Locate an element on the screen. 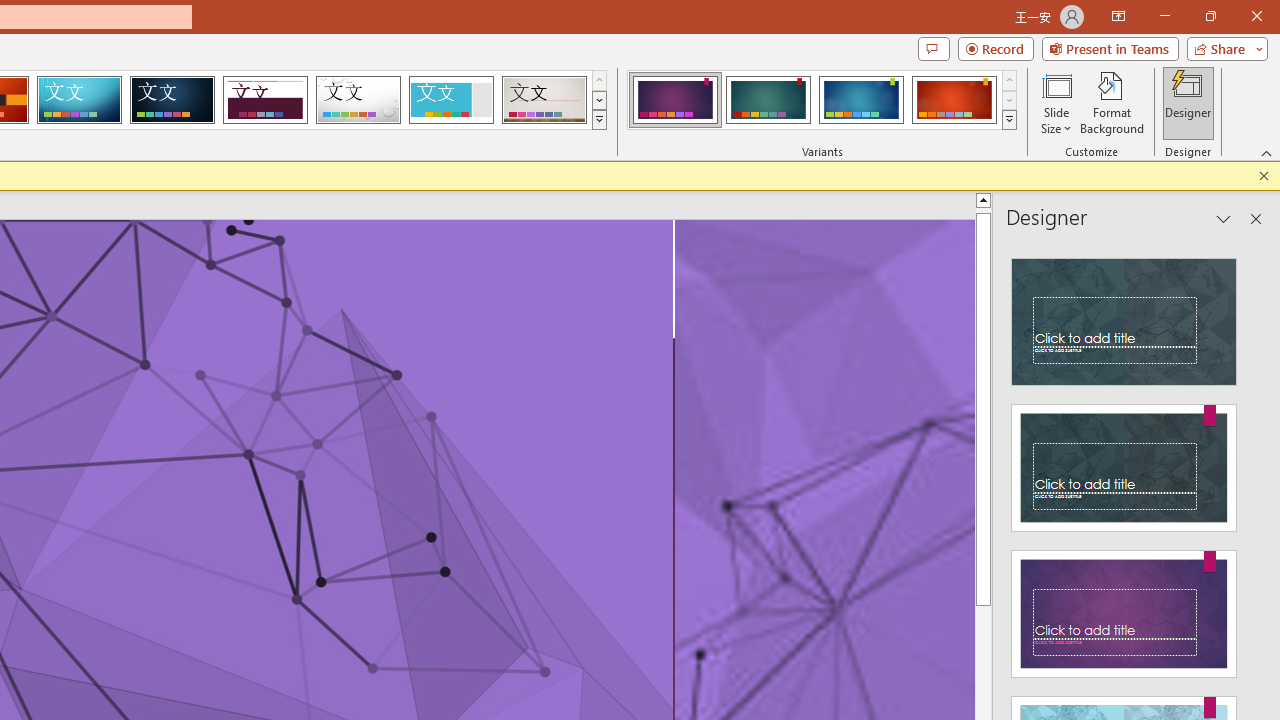  'Droplet' is located at coordinates (358, 100).